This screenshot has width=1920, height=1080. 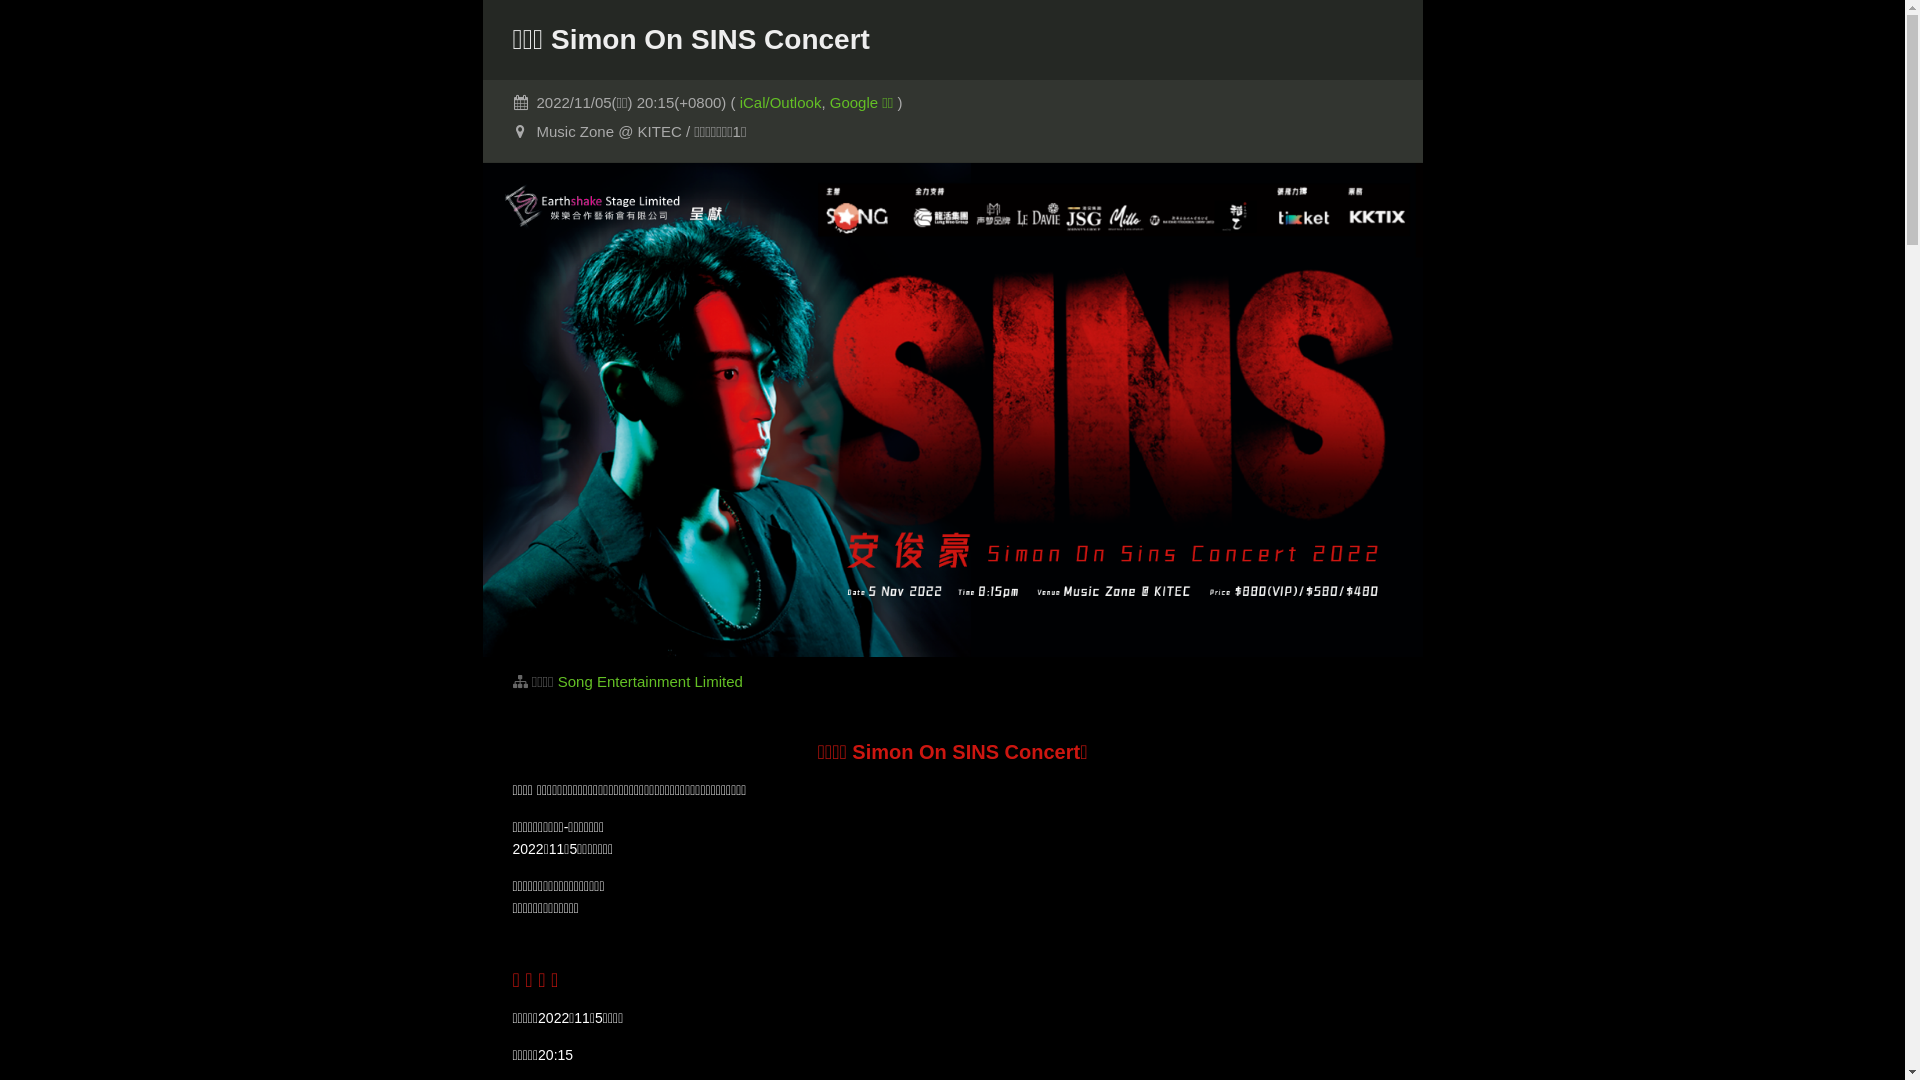 I want to click on 'iCal/Outlook', so click(x=780, y=102).